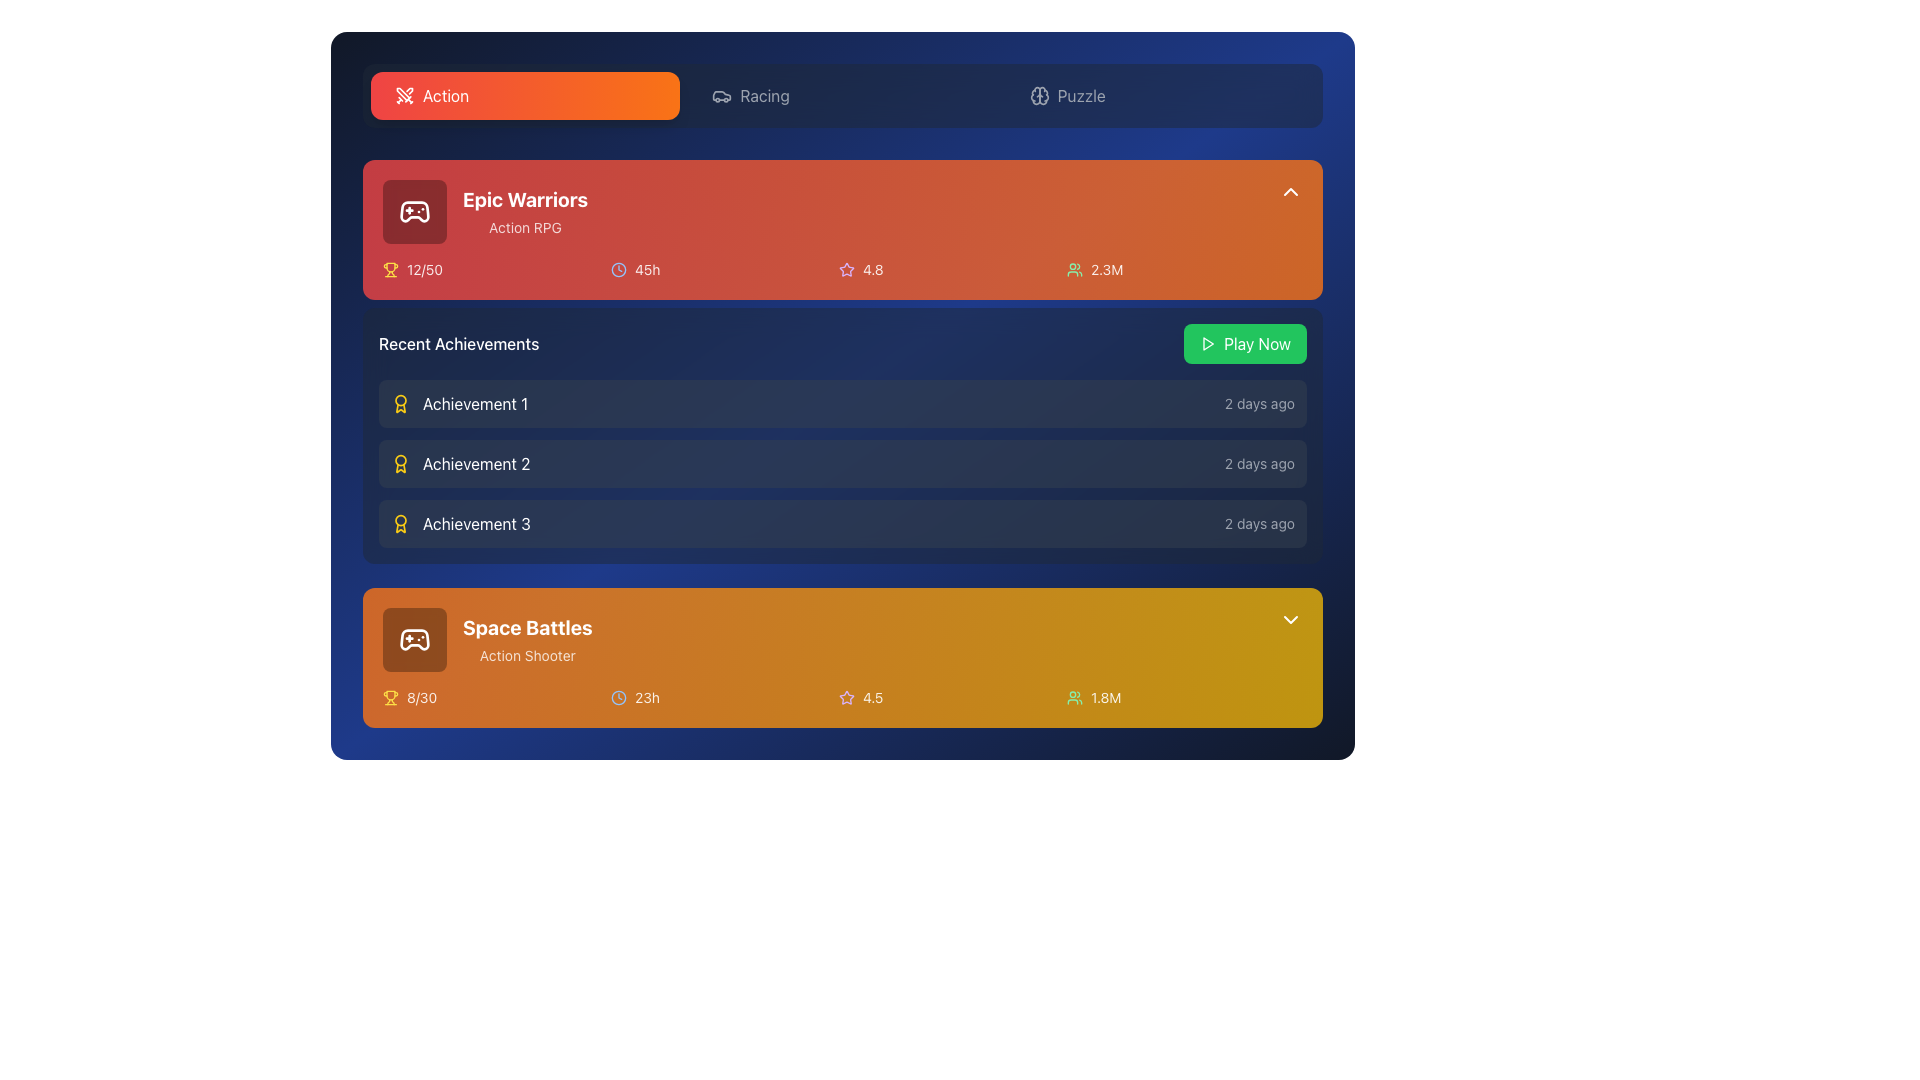 This screenshot has width=1920, height=1080. I want to click on the 'Achievement 1' label with a medal icon, located at the top of the 'Recent Achievements' section, so click(458, 404).